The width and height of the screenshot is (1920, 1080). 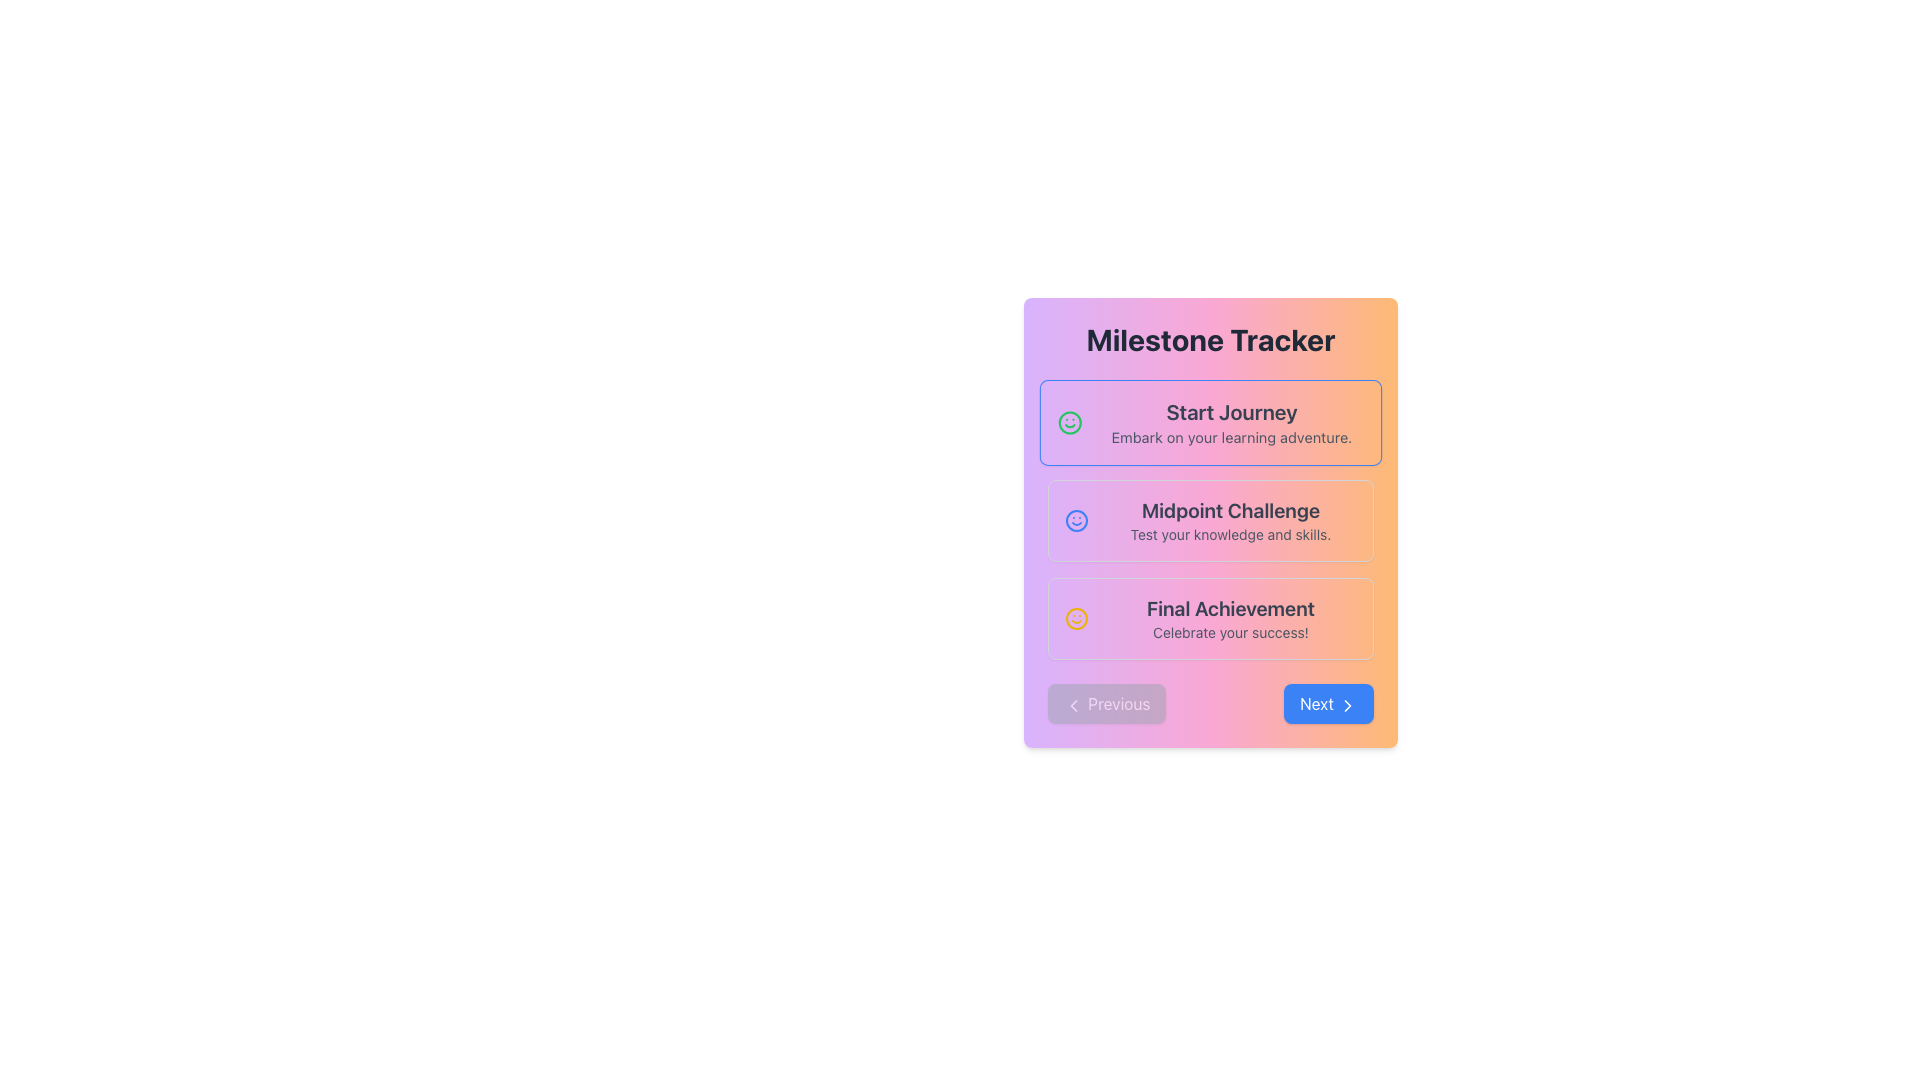 I want to click on the 'Next' SVG Icon located at the bottom-right corner of the 'Next' button within the 'Milestone Tracker' card, so click(x=1348, y=704).